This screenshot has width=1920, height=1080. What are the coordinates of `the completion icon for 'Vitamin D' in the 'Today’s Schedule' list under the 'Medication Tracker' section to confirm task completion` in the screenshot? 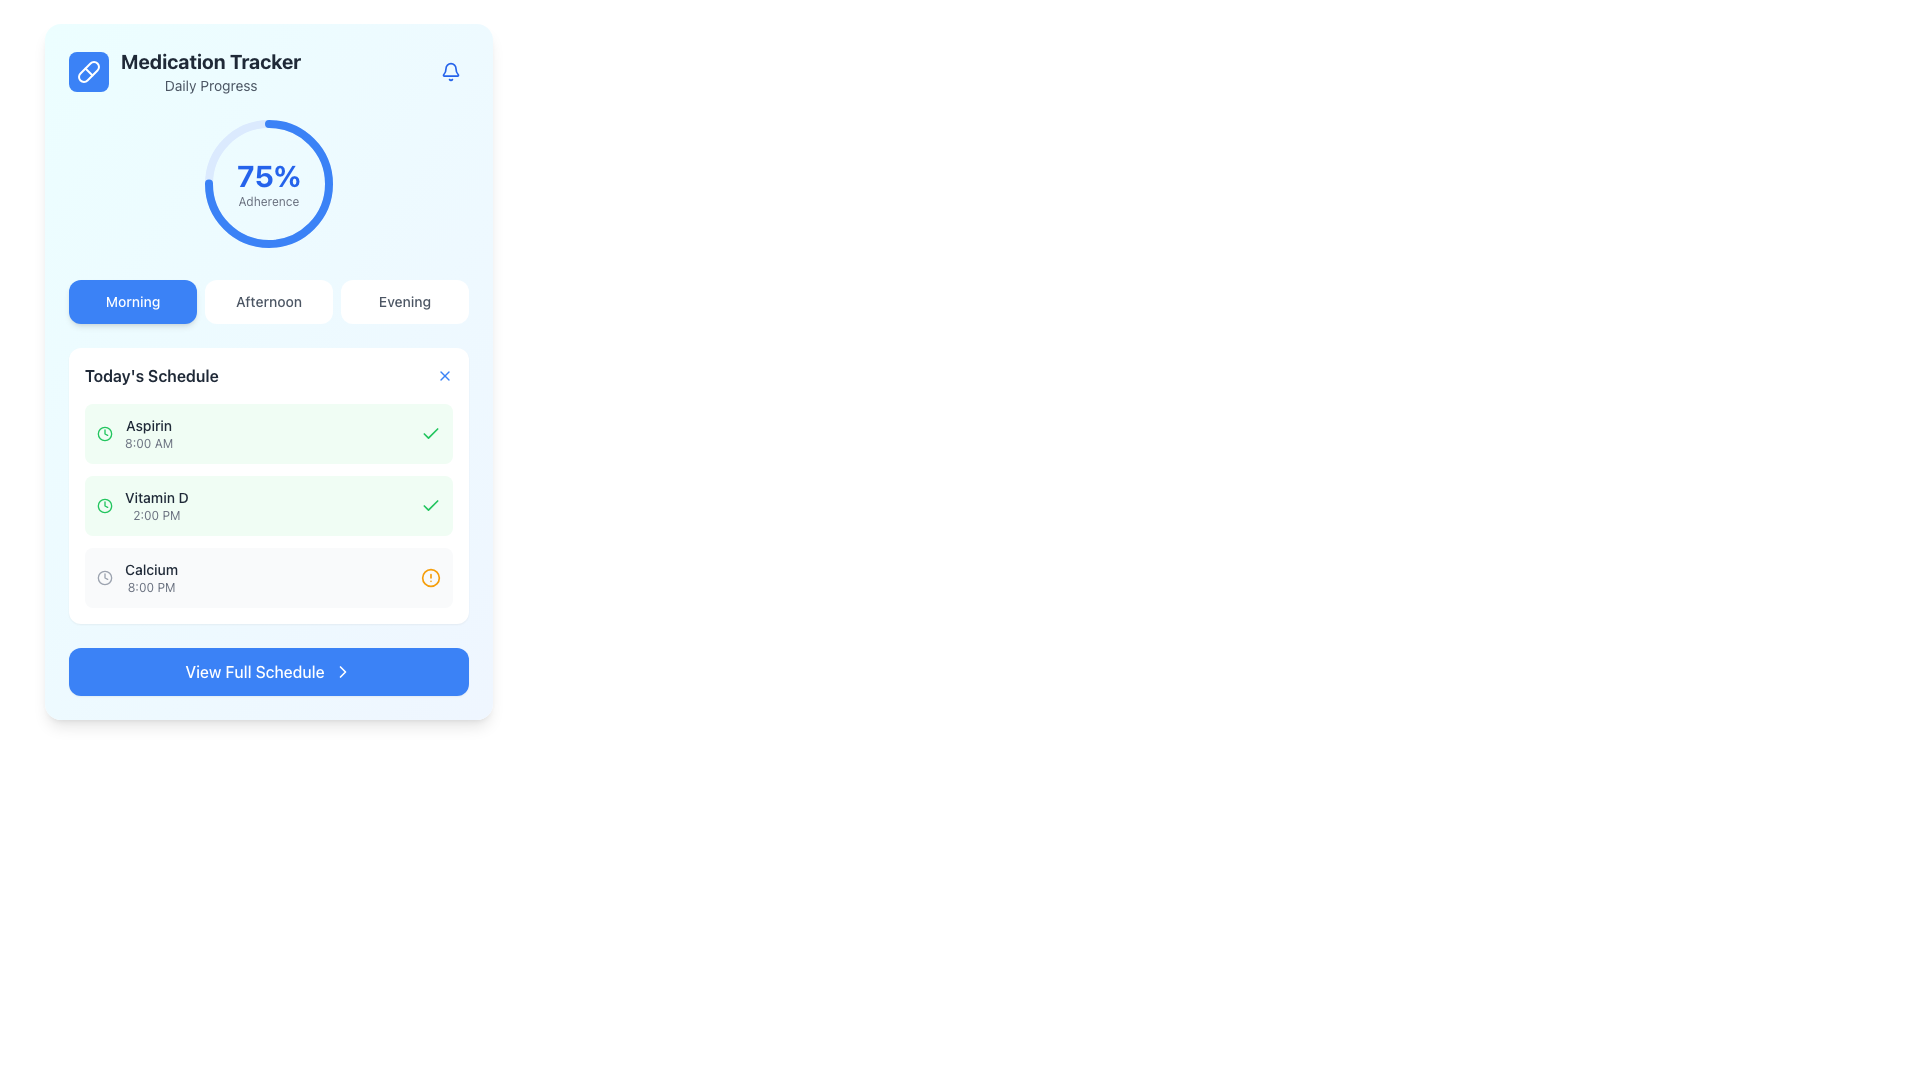 It's located at (430, 431).